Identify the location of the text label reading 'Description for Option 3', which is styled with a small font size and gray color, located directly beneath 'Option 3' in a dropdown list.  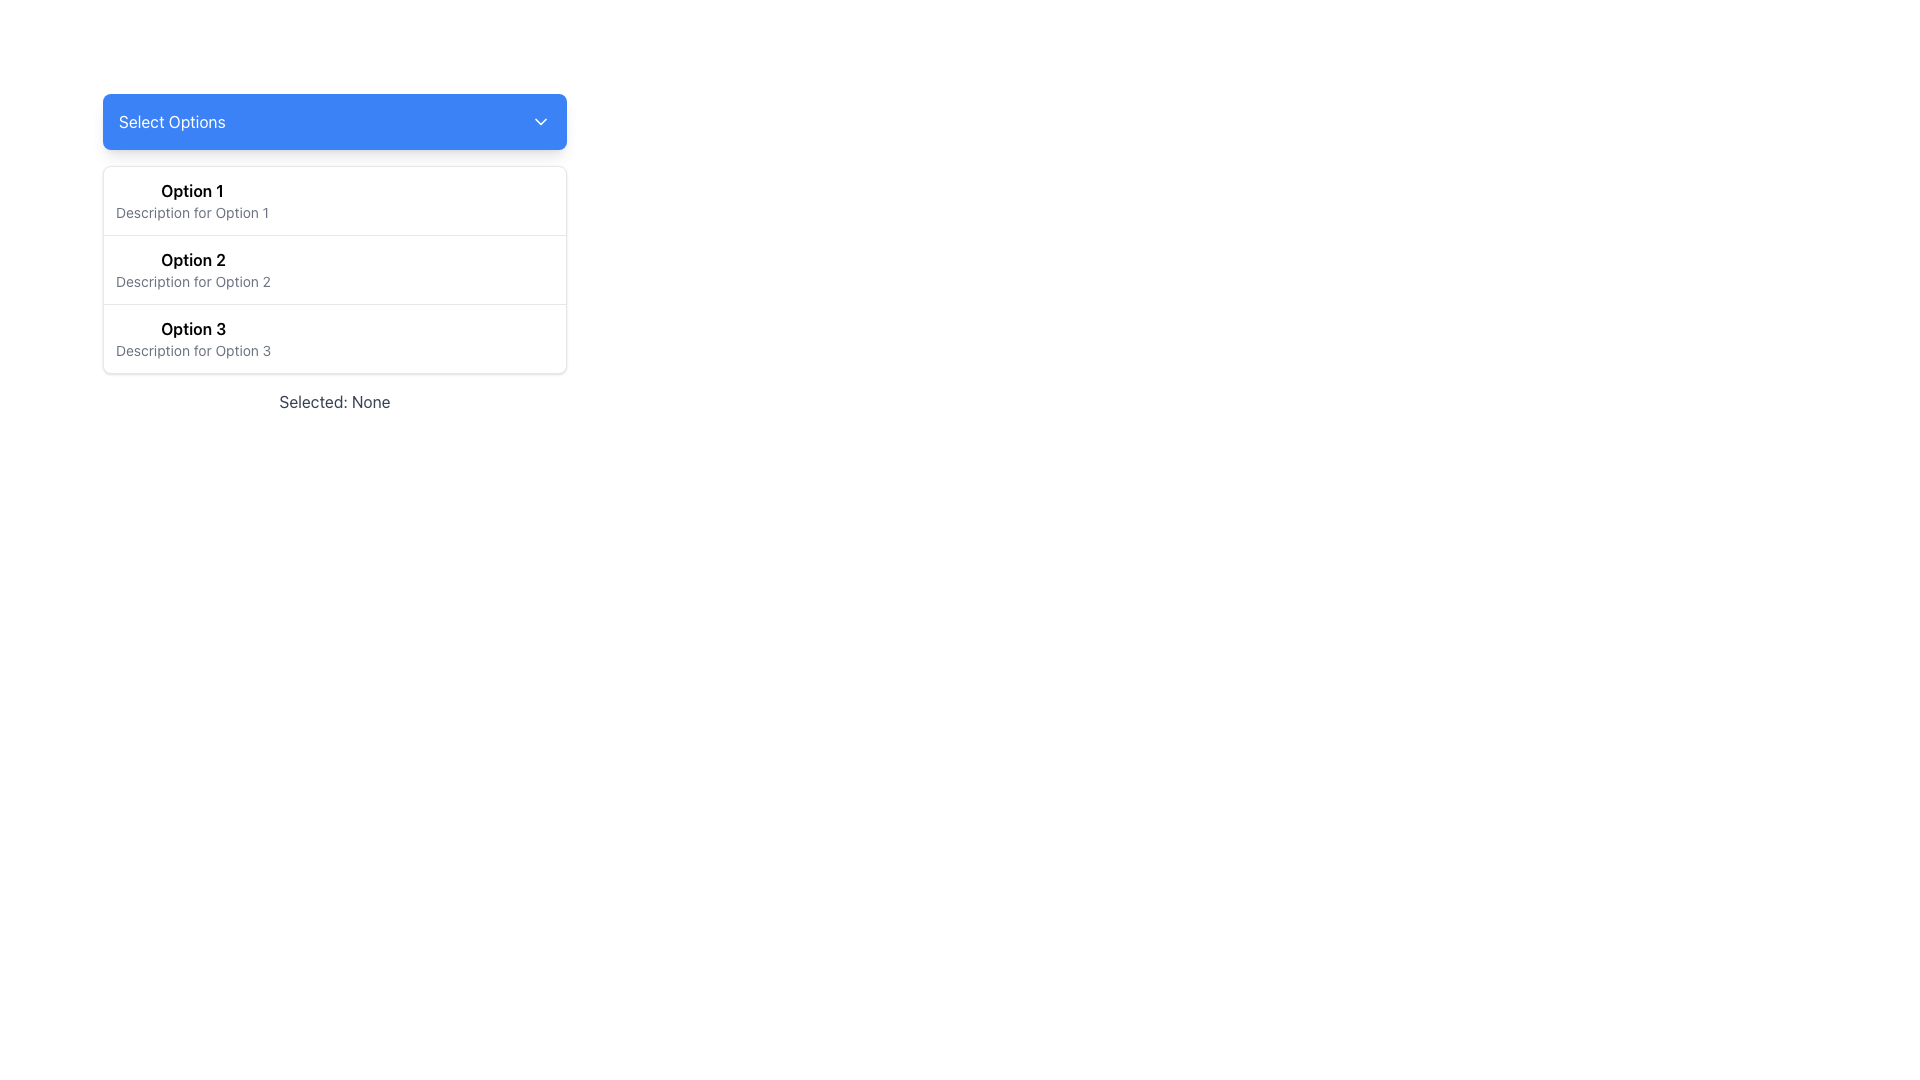
(193, 350).